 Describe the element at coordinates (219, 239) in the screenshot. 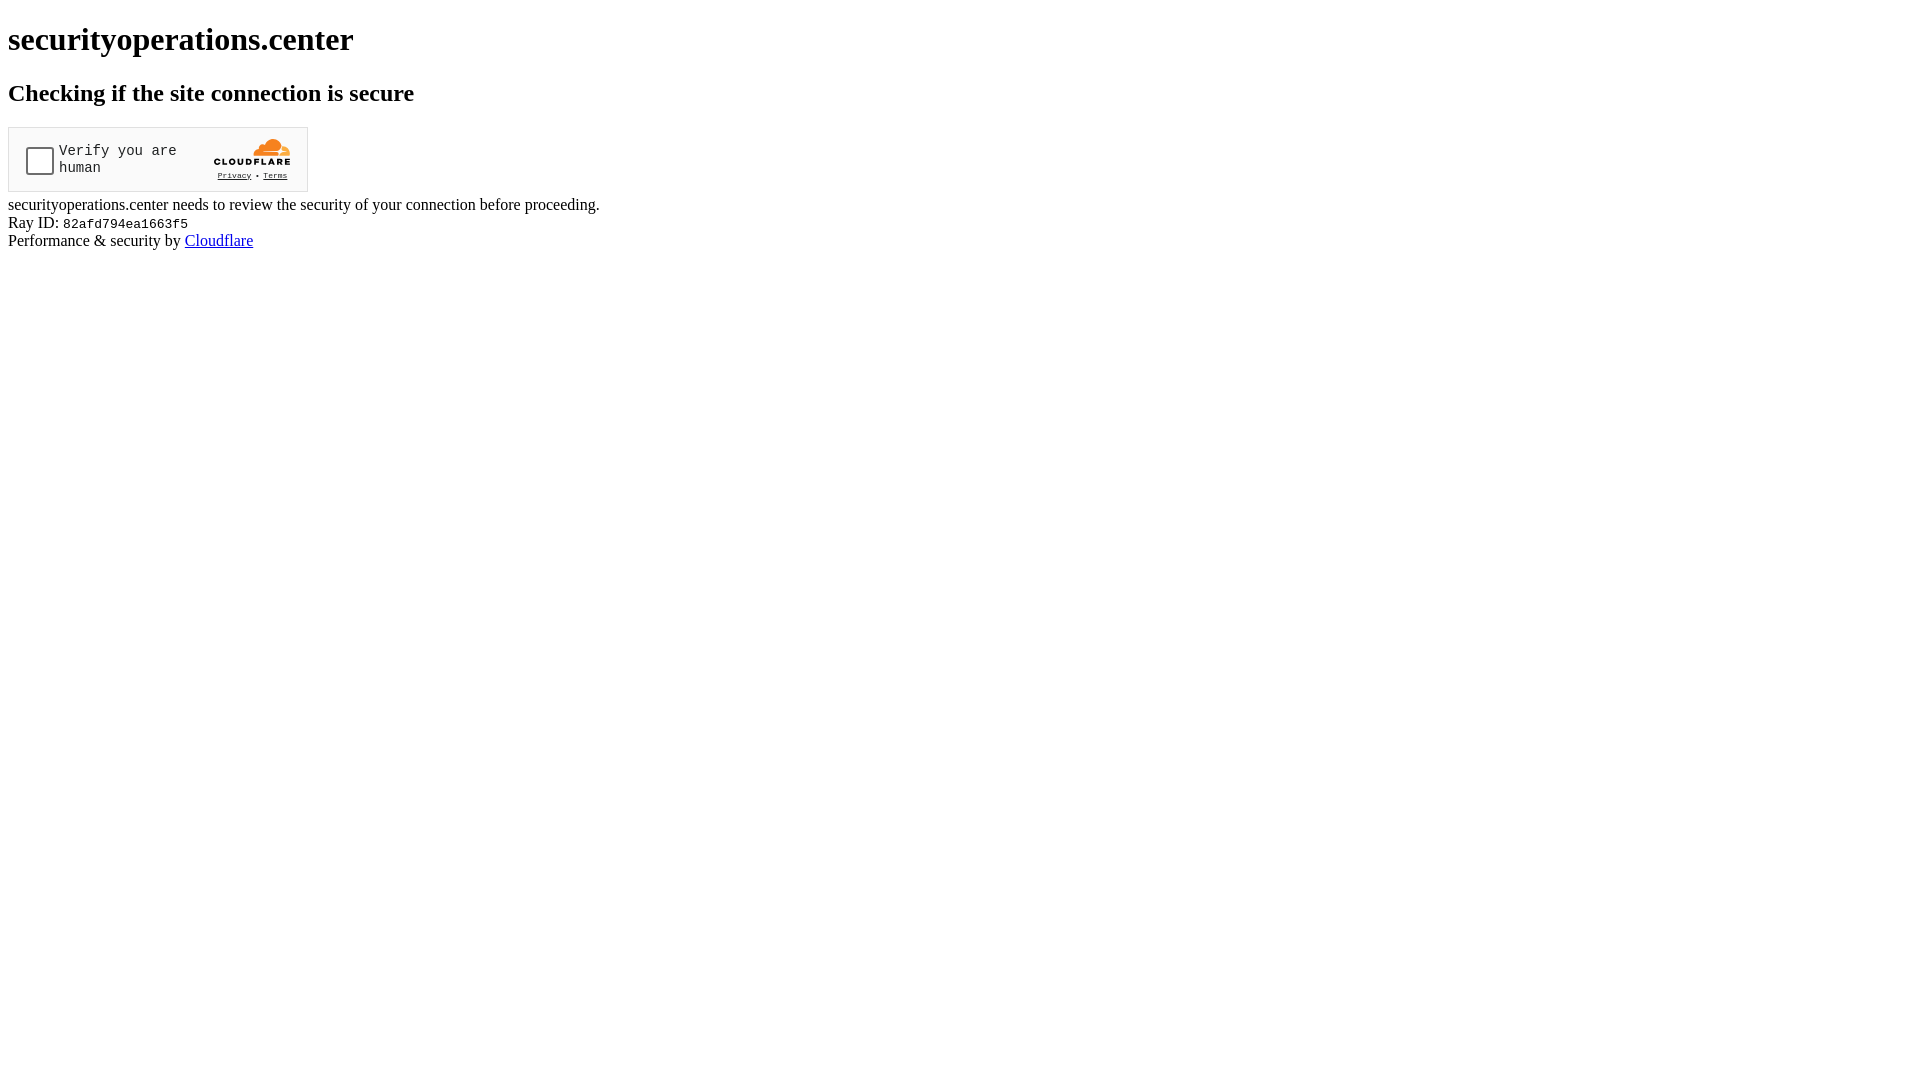

I see `'Cloudflare'` at that location.